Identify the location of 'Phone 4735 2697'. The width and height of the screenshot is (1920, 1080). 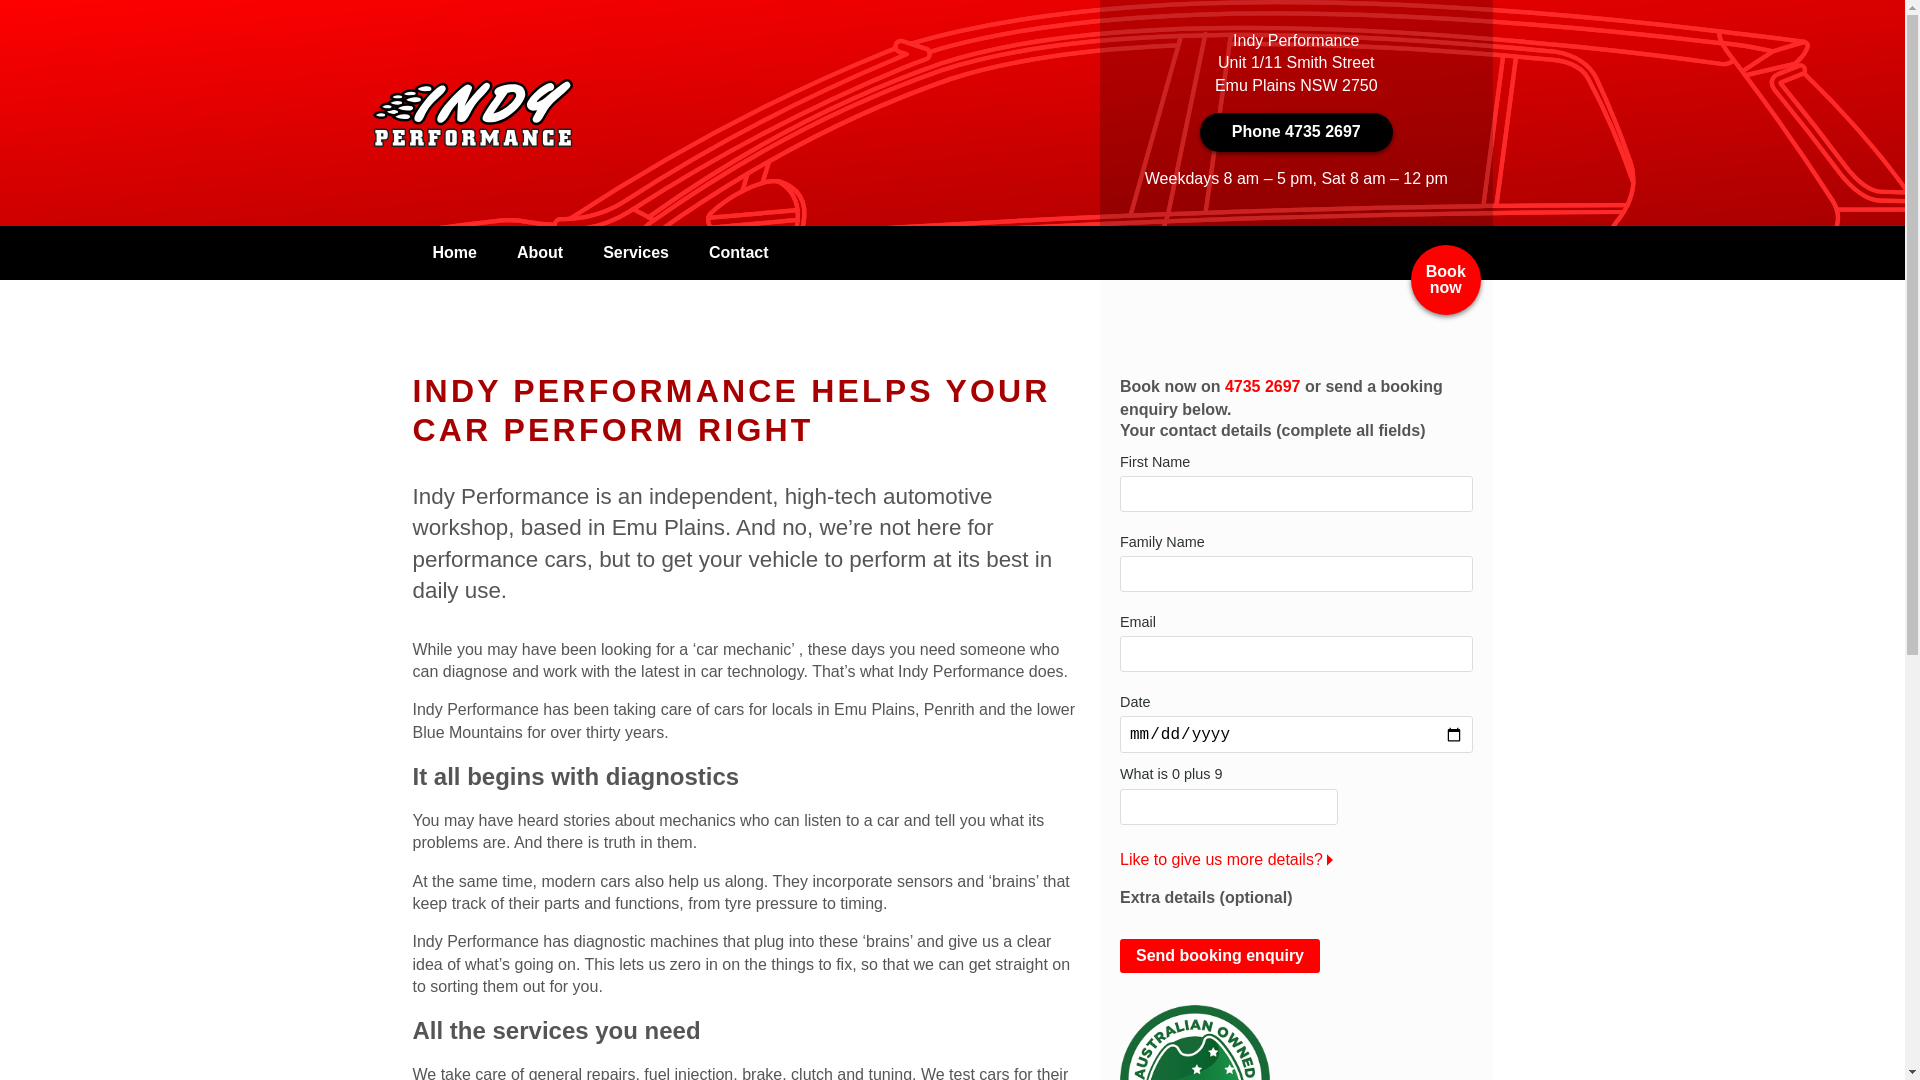
(1296, 131).